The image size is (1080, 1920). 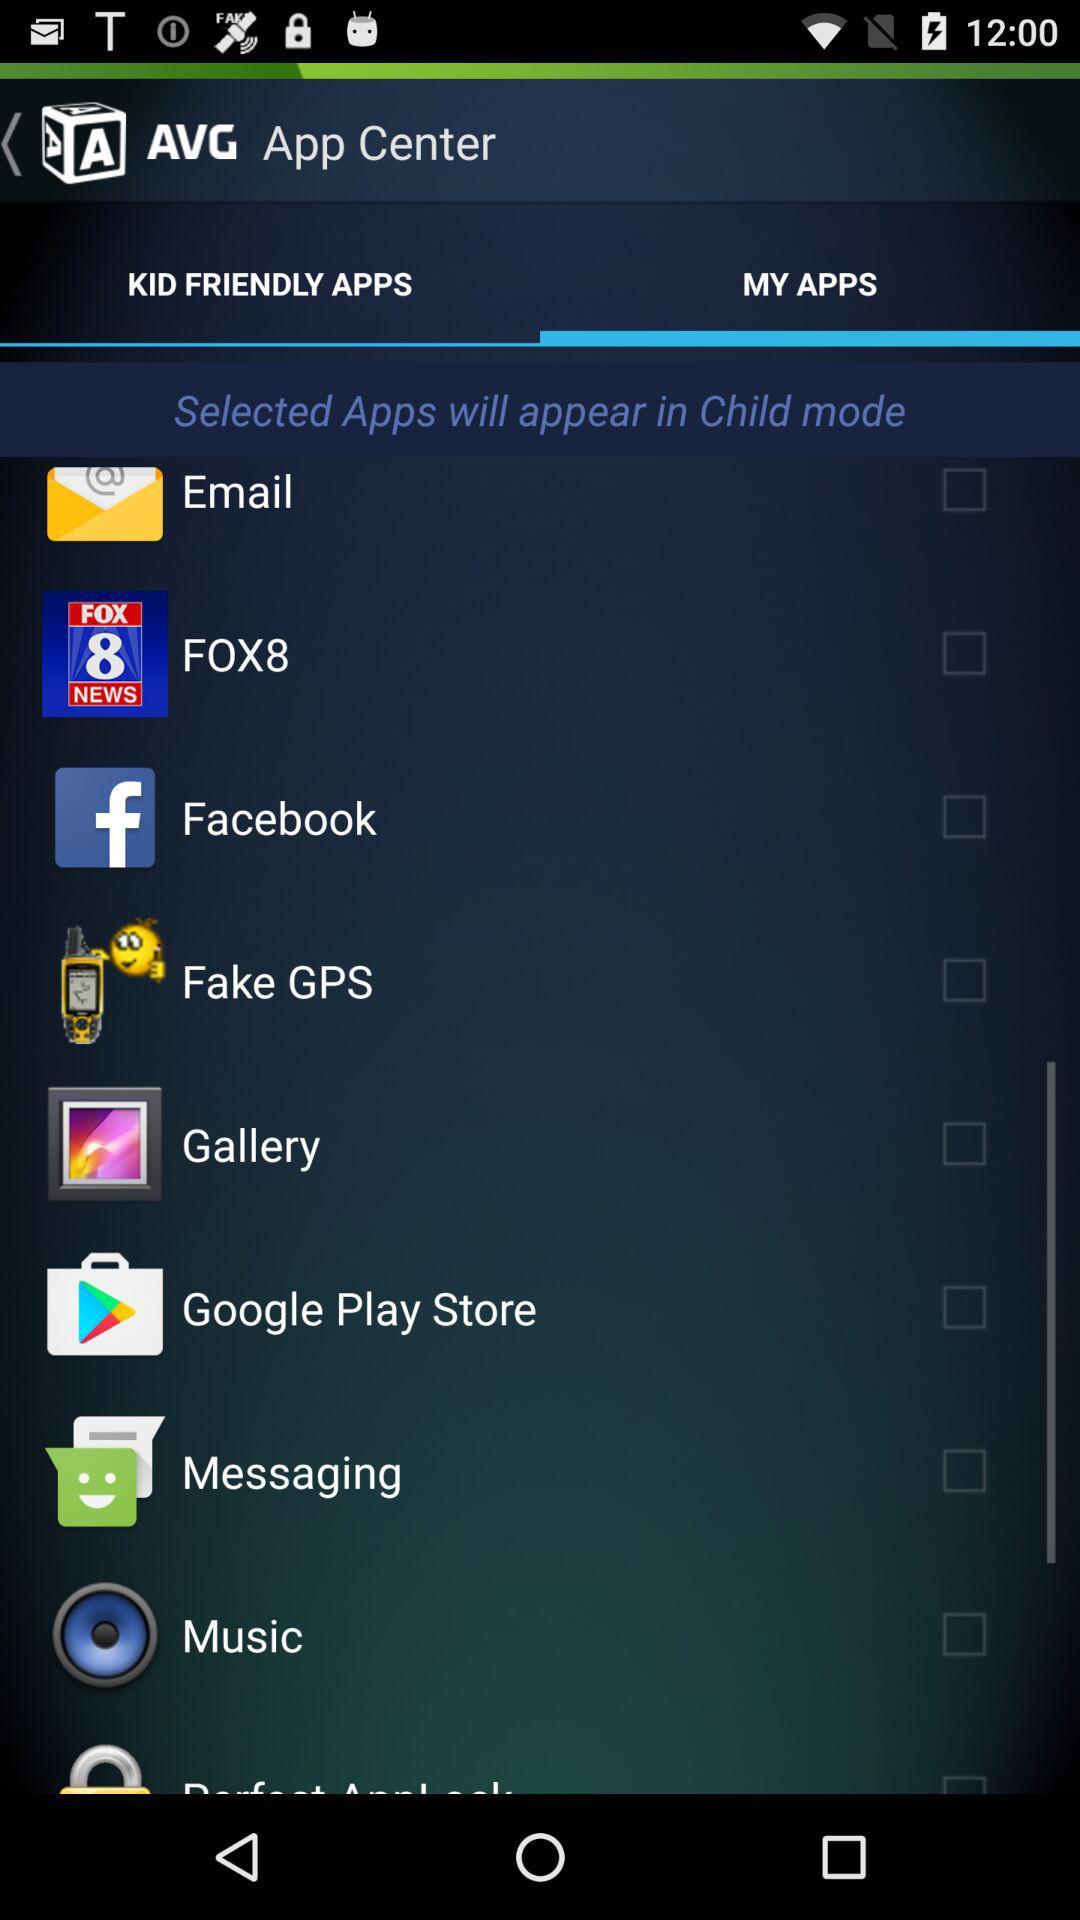 What do you see at coordinates (993, 653) in the screenshot?
I see `check fox8 selection` at bounding box center [993, 653].